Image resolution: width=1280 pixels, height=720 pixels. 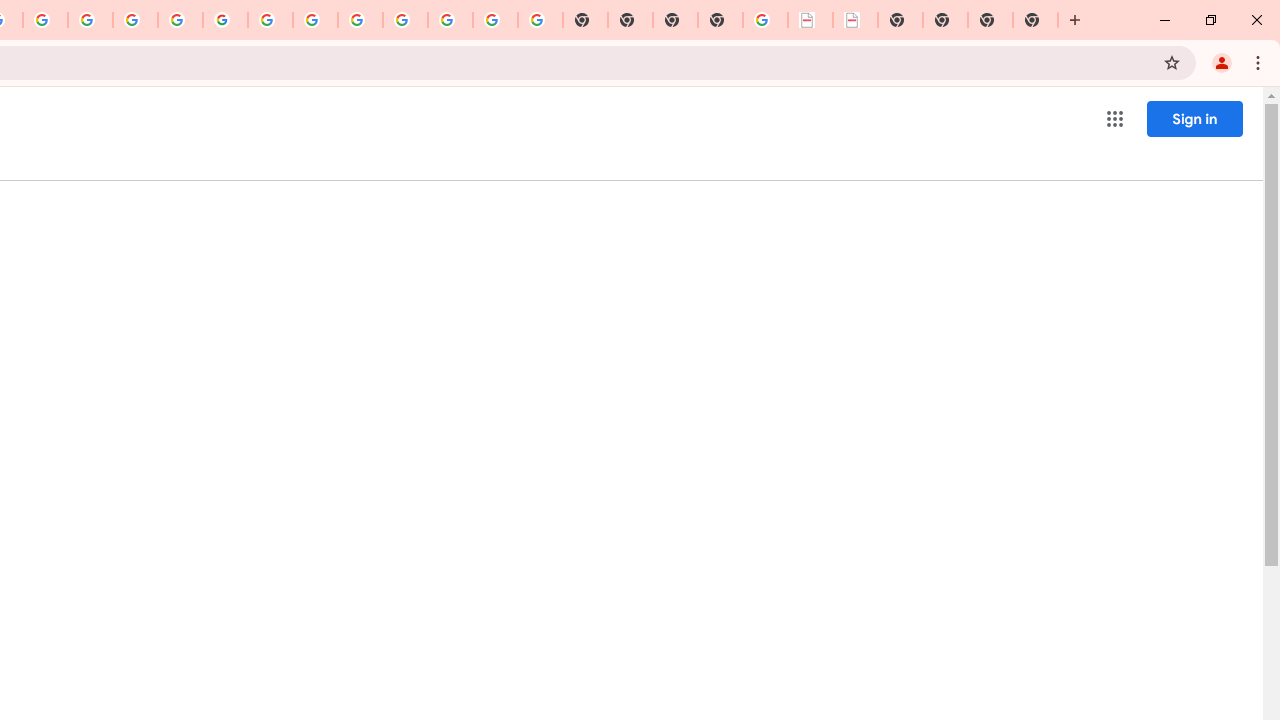 I want to click on 'LAAD Defence & Security 2025 | BAE Systems', so click(x=810, y=20).